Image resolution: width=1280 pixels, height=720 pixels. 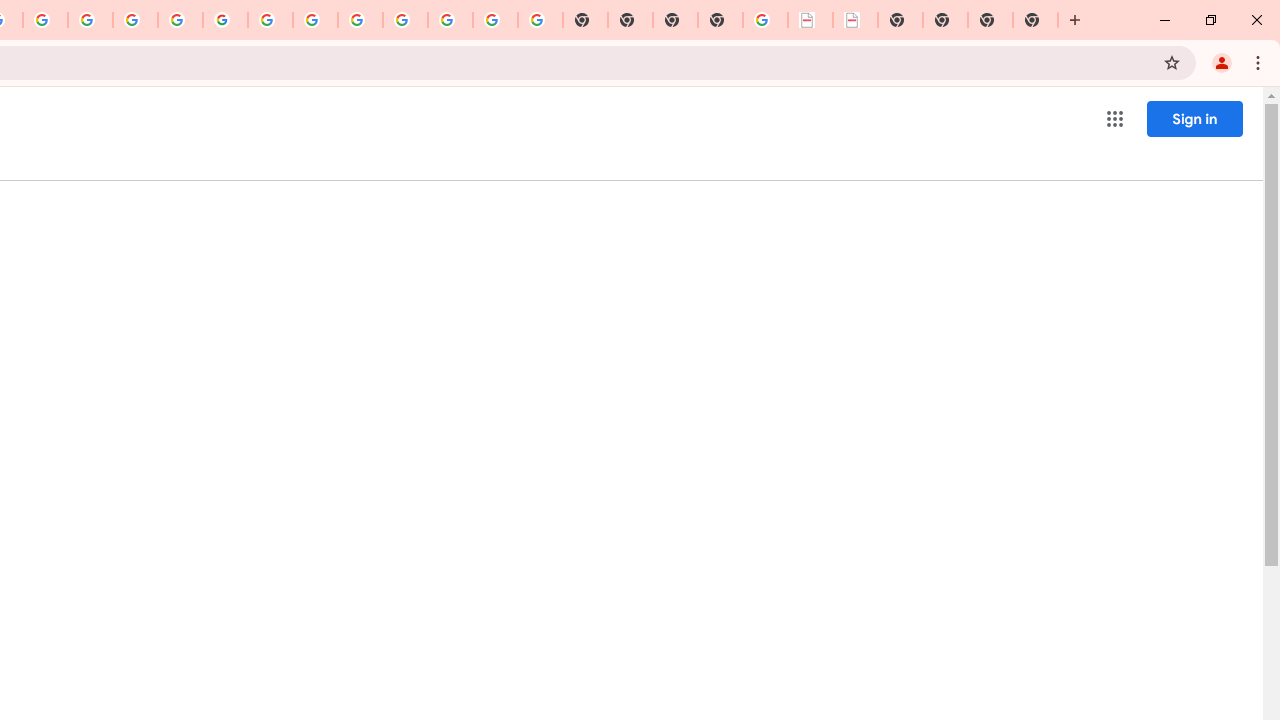 I want to click on 'LAAD Defence & Security 2025 | BAE Systems', so click(x=810, y=20).